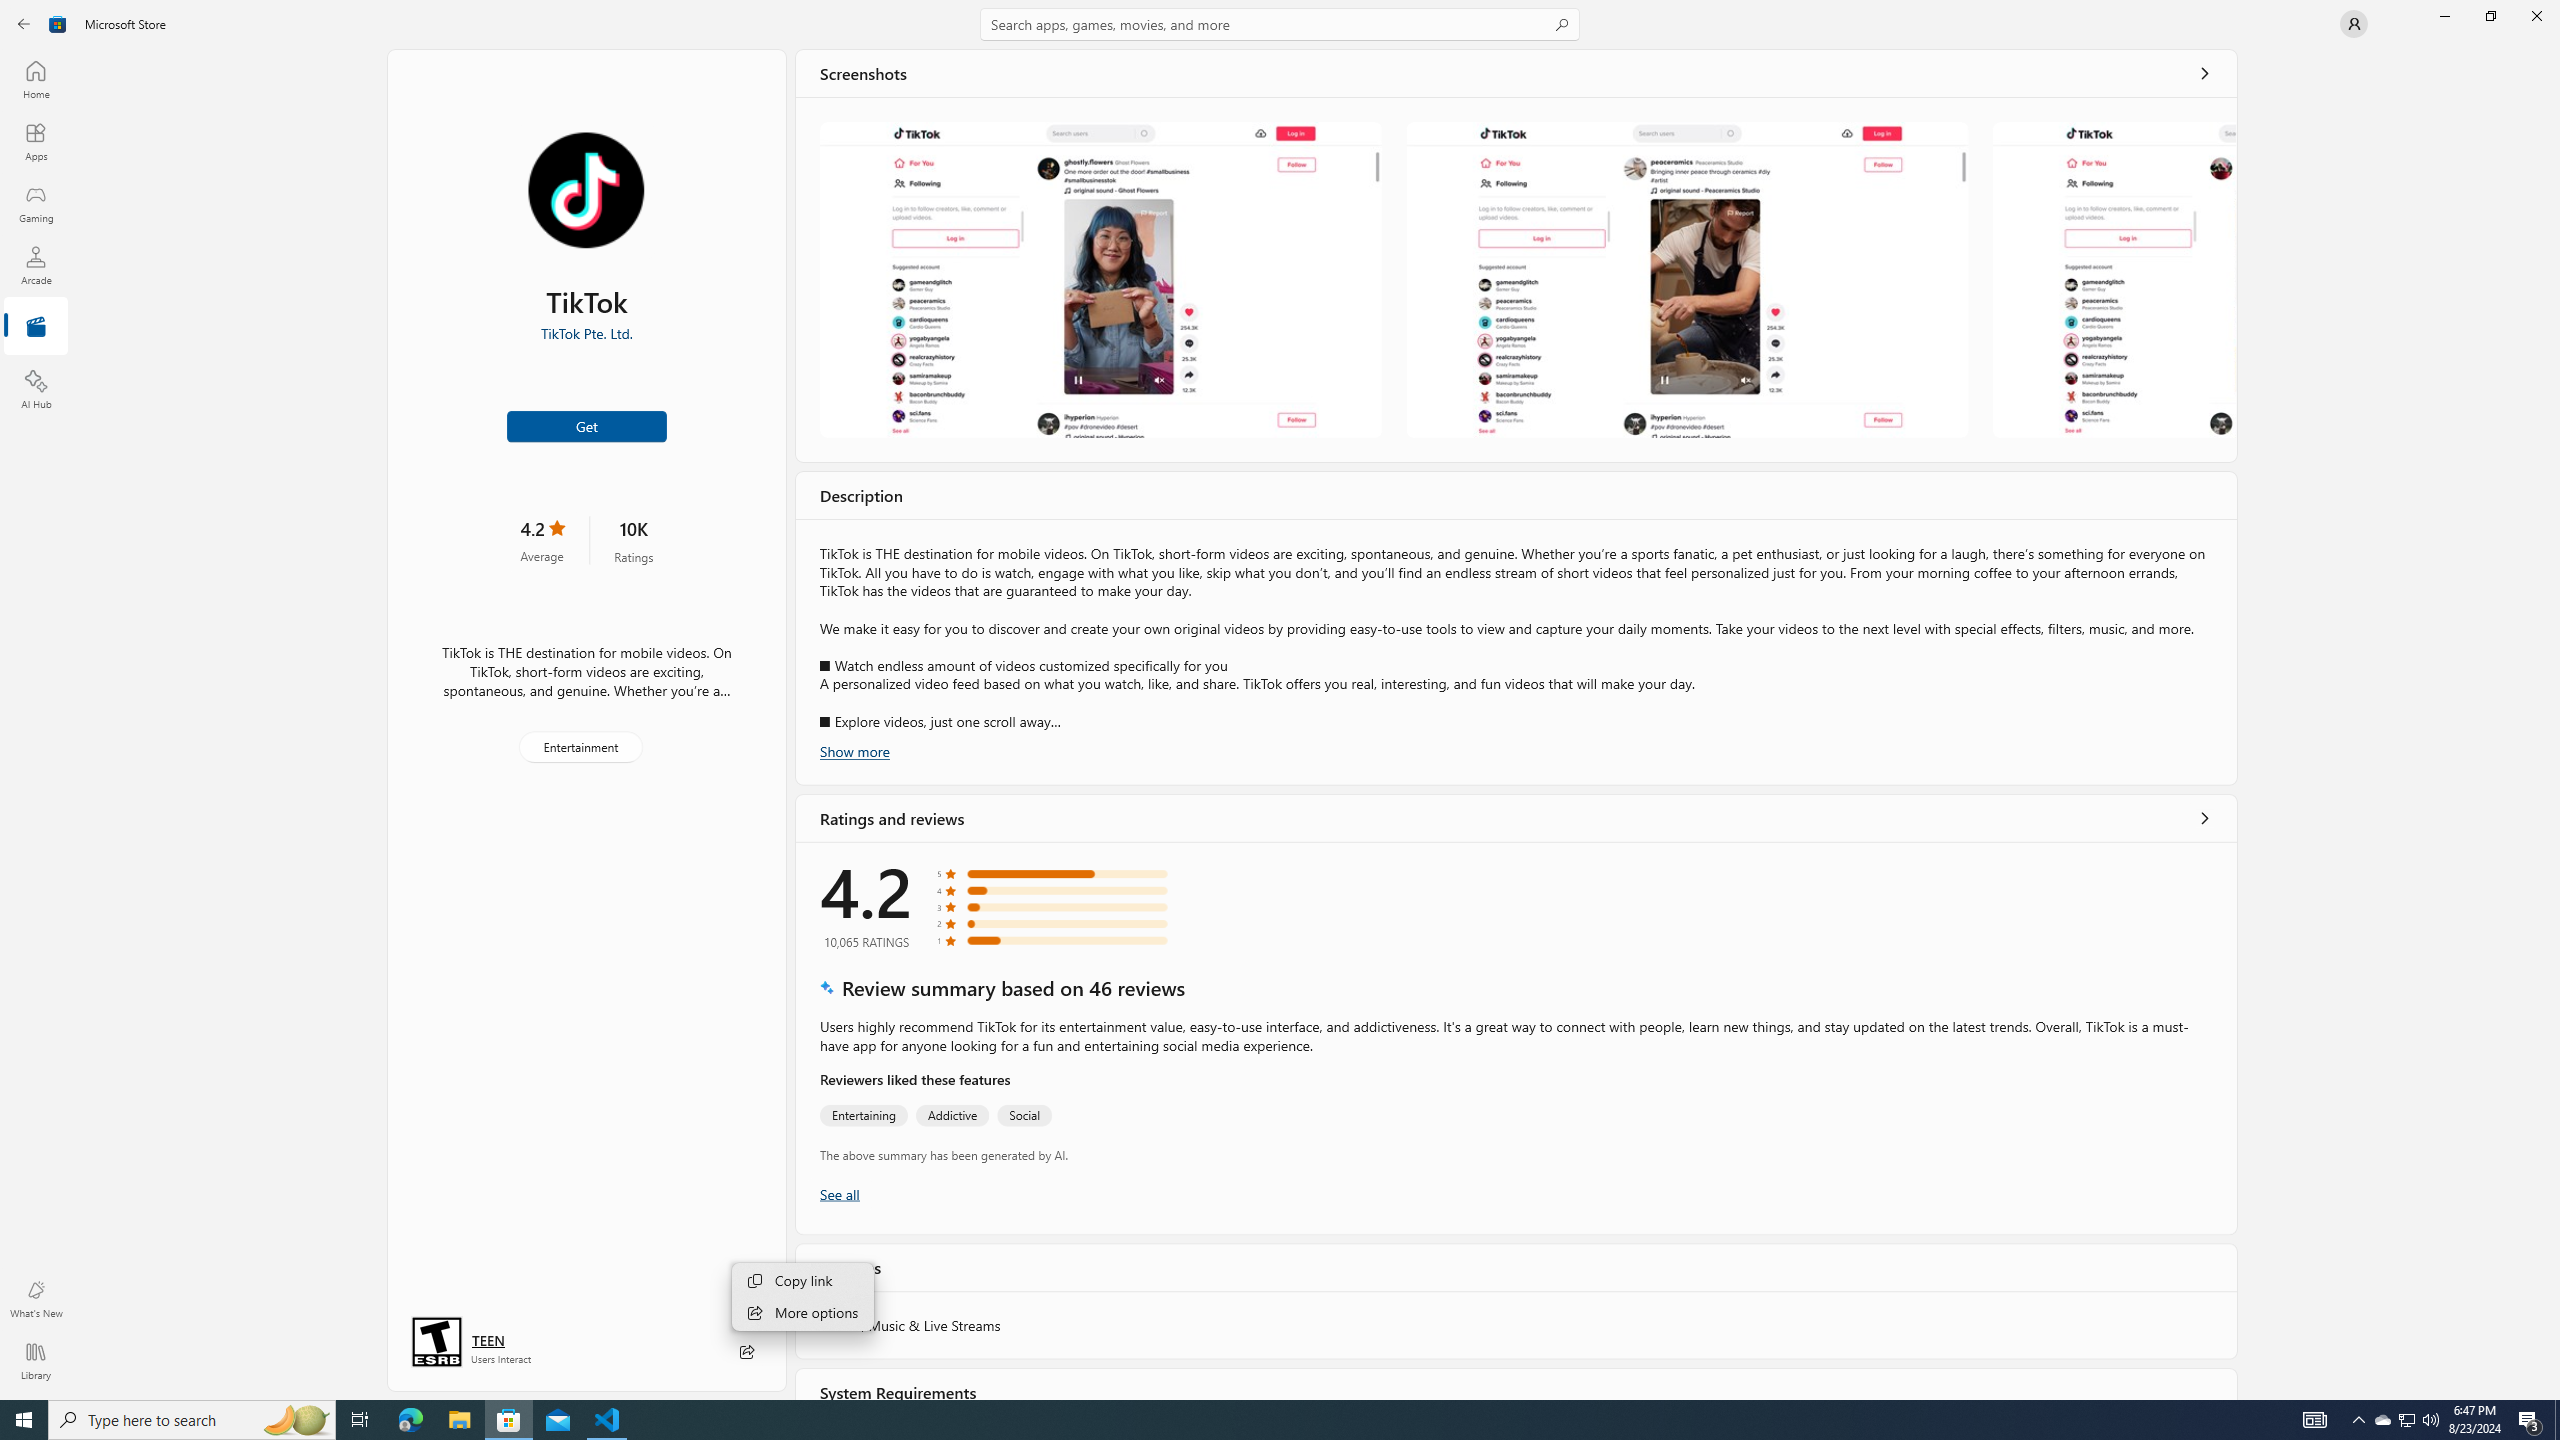 The height and width of the screenshot is (1440, 2560). Describe the element at coordinates (1687, 279) in the screenshot. I see `'Screenshot 2'` at that location.